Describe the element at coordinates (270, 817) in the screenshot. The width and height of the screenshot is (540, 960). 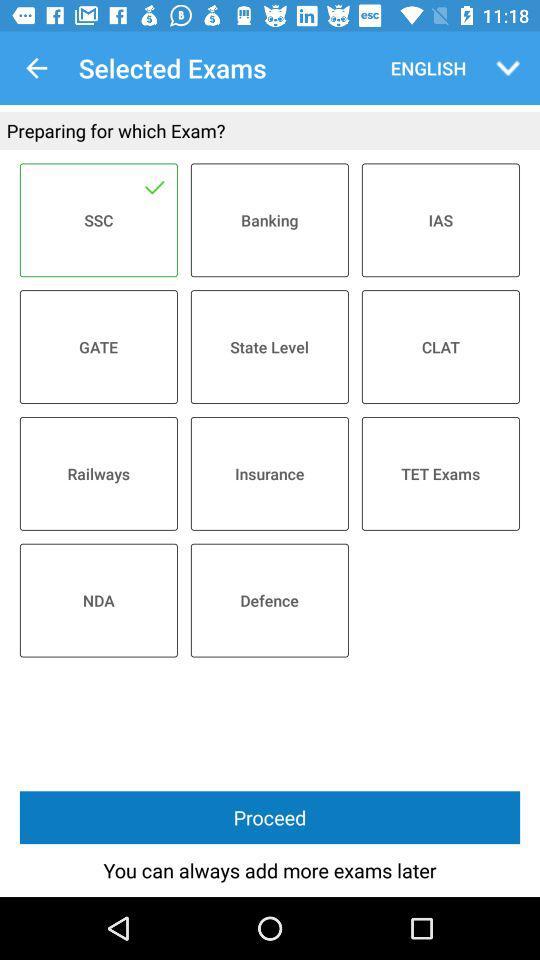
I see `proceed` at that location.